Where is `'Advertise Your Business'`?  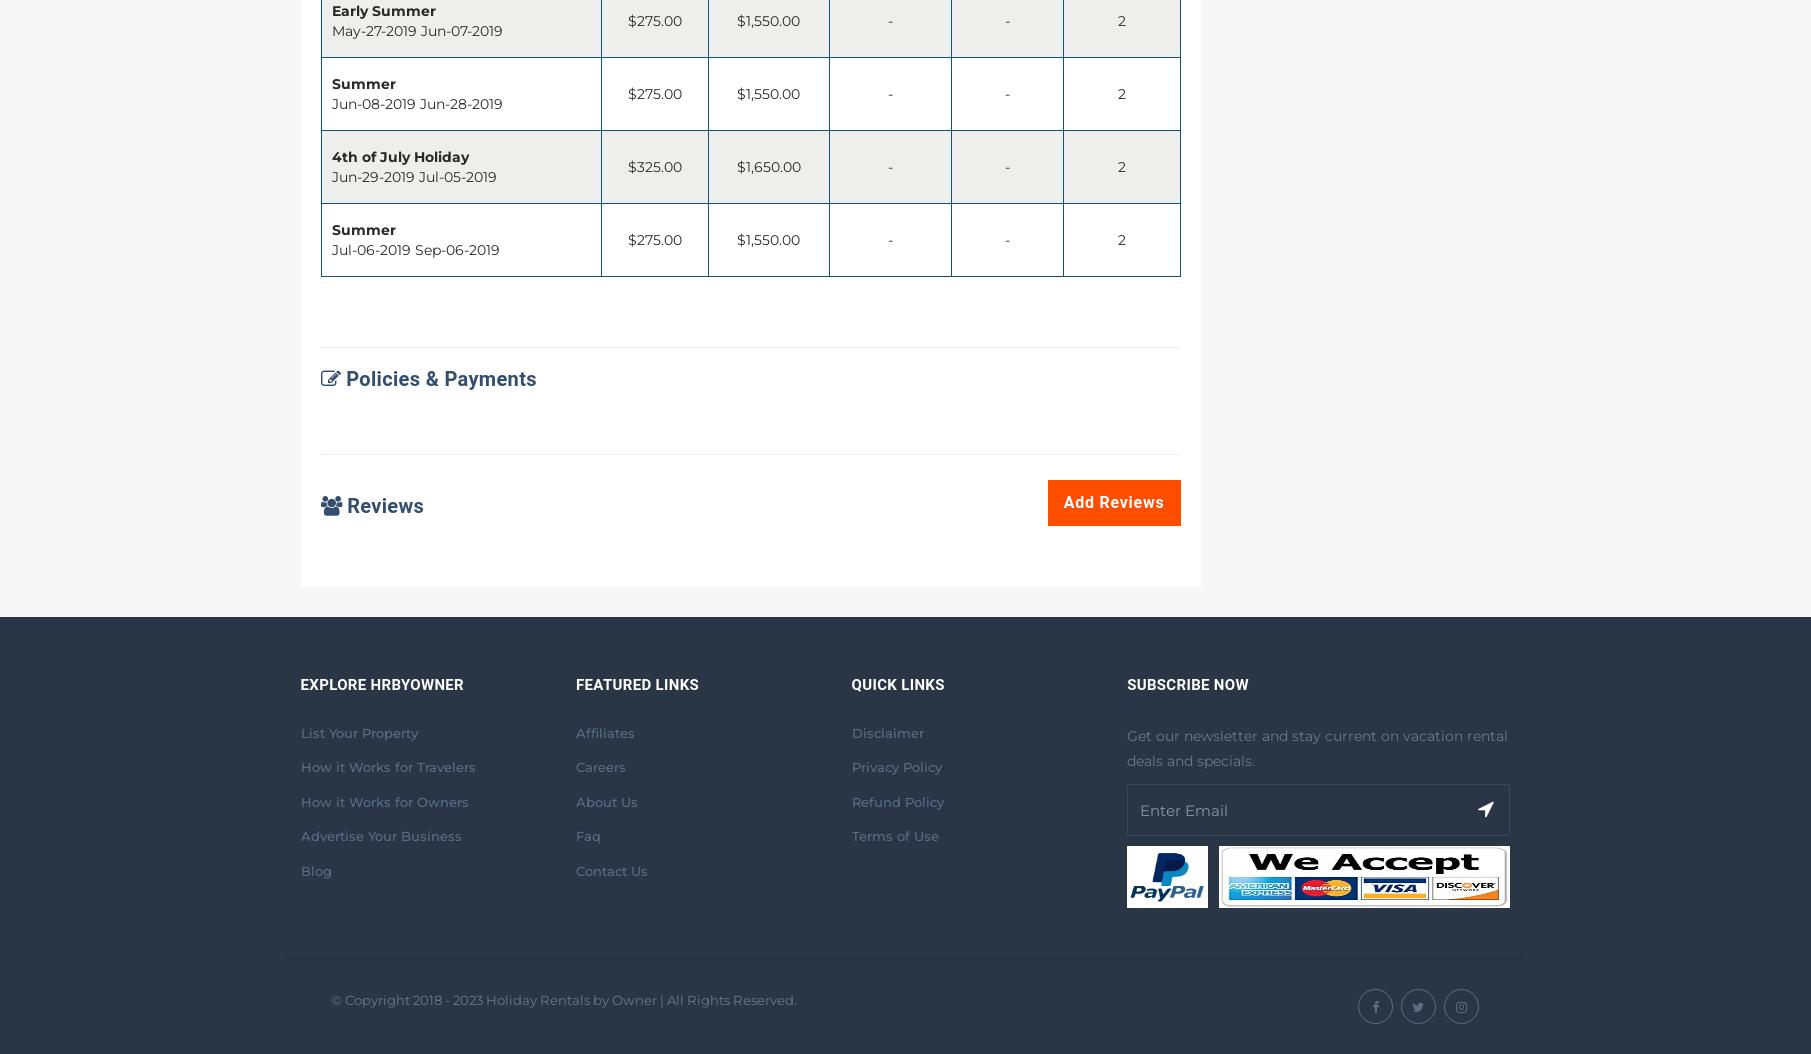
'Advertise Your Business' is located at coordinates (379, 835).